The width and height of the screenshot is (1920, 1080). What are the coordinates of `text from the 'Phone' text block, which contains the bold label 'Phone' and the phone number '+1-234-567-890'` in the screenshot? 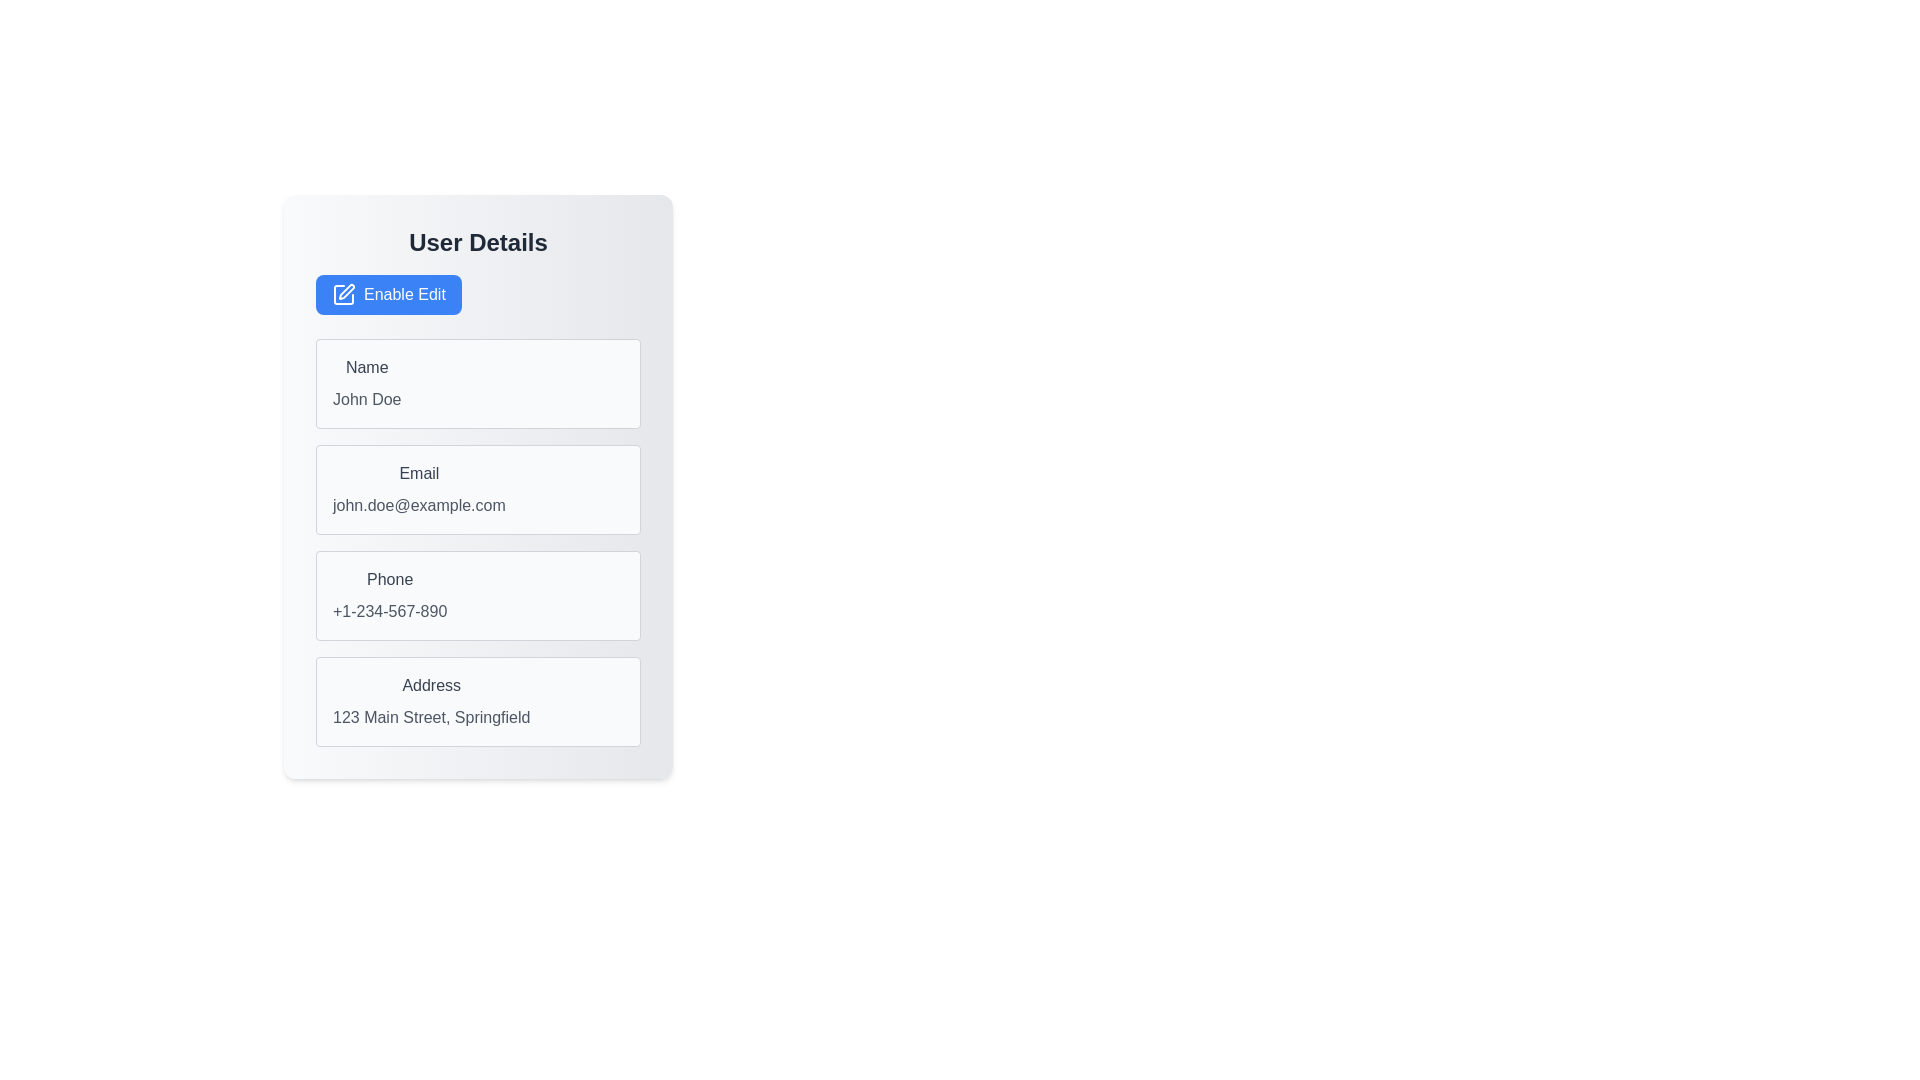 It's located at (390, 595).